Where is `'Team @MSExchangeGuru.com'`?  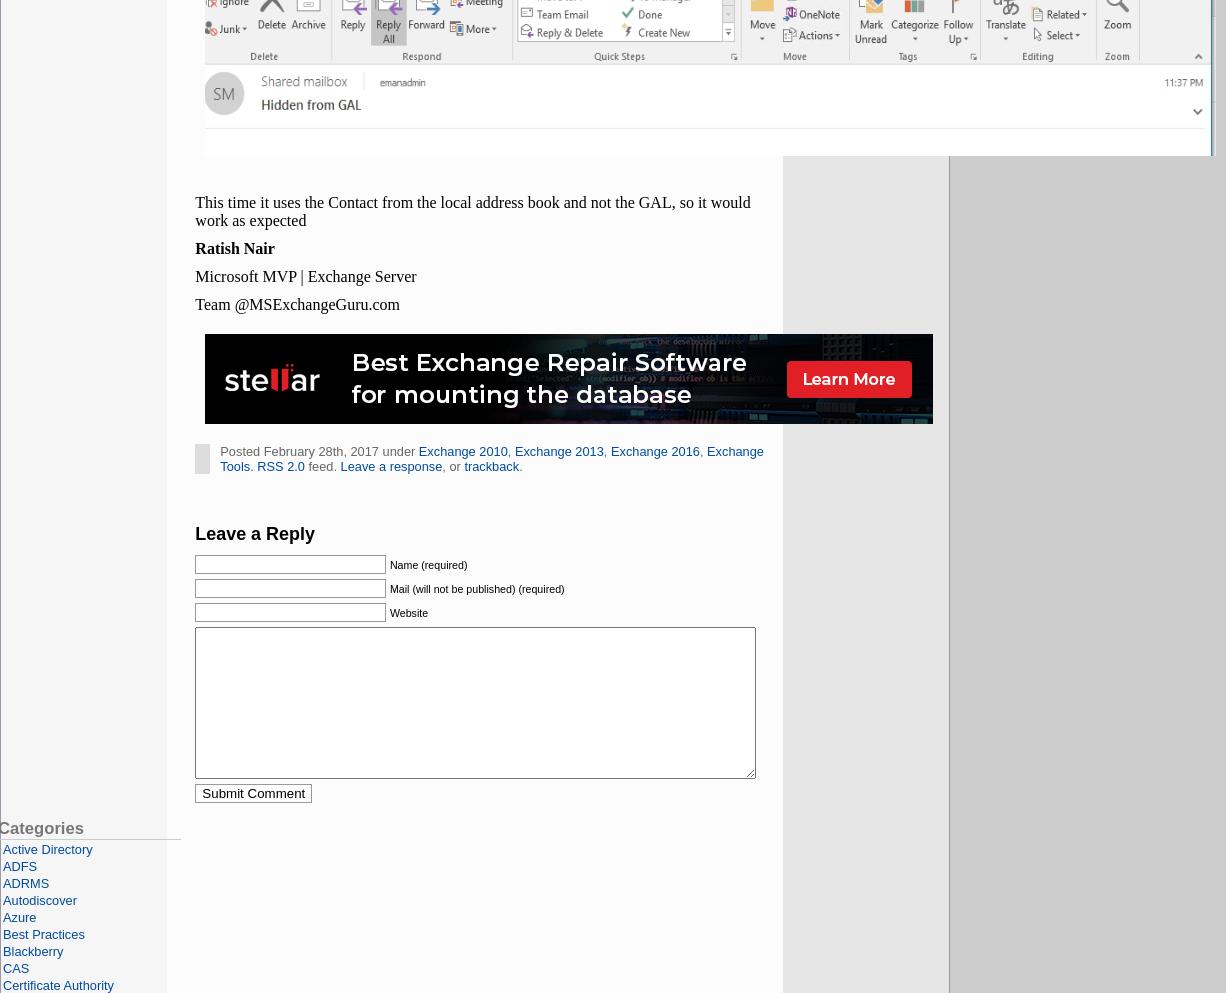 'Team @MSExchangeGuru.com' is located at coordinates (297, 304).